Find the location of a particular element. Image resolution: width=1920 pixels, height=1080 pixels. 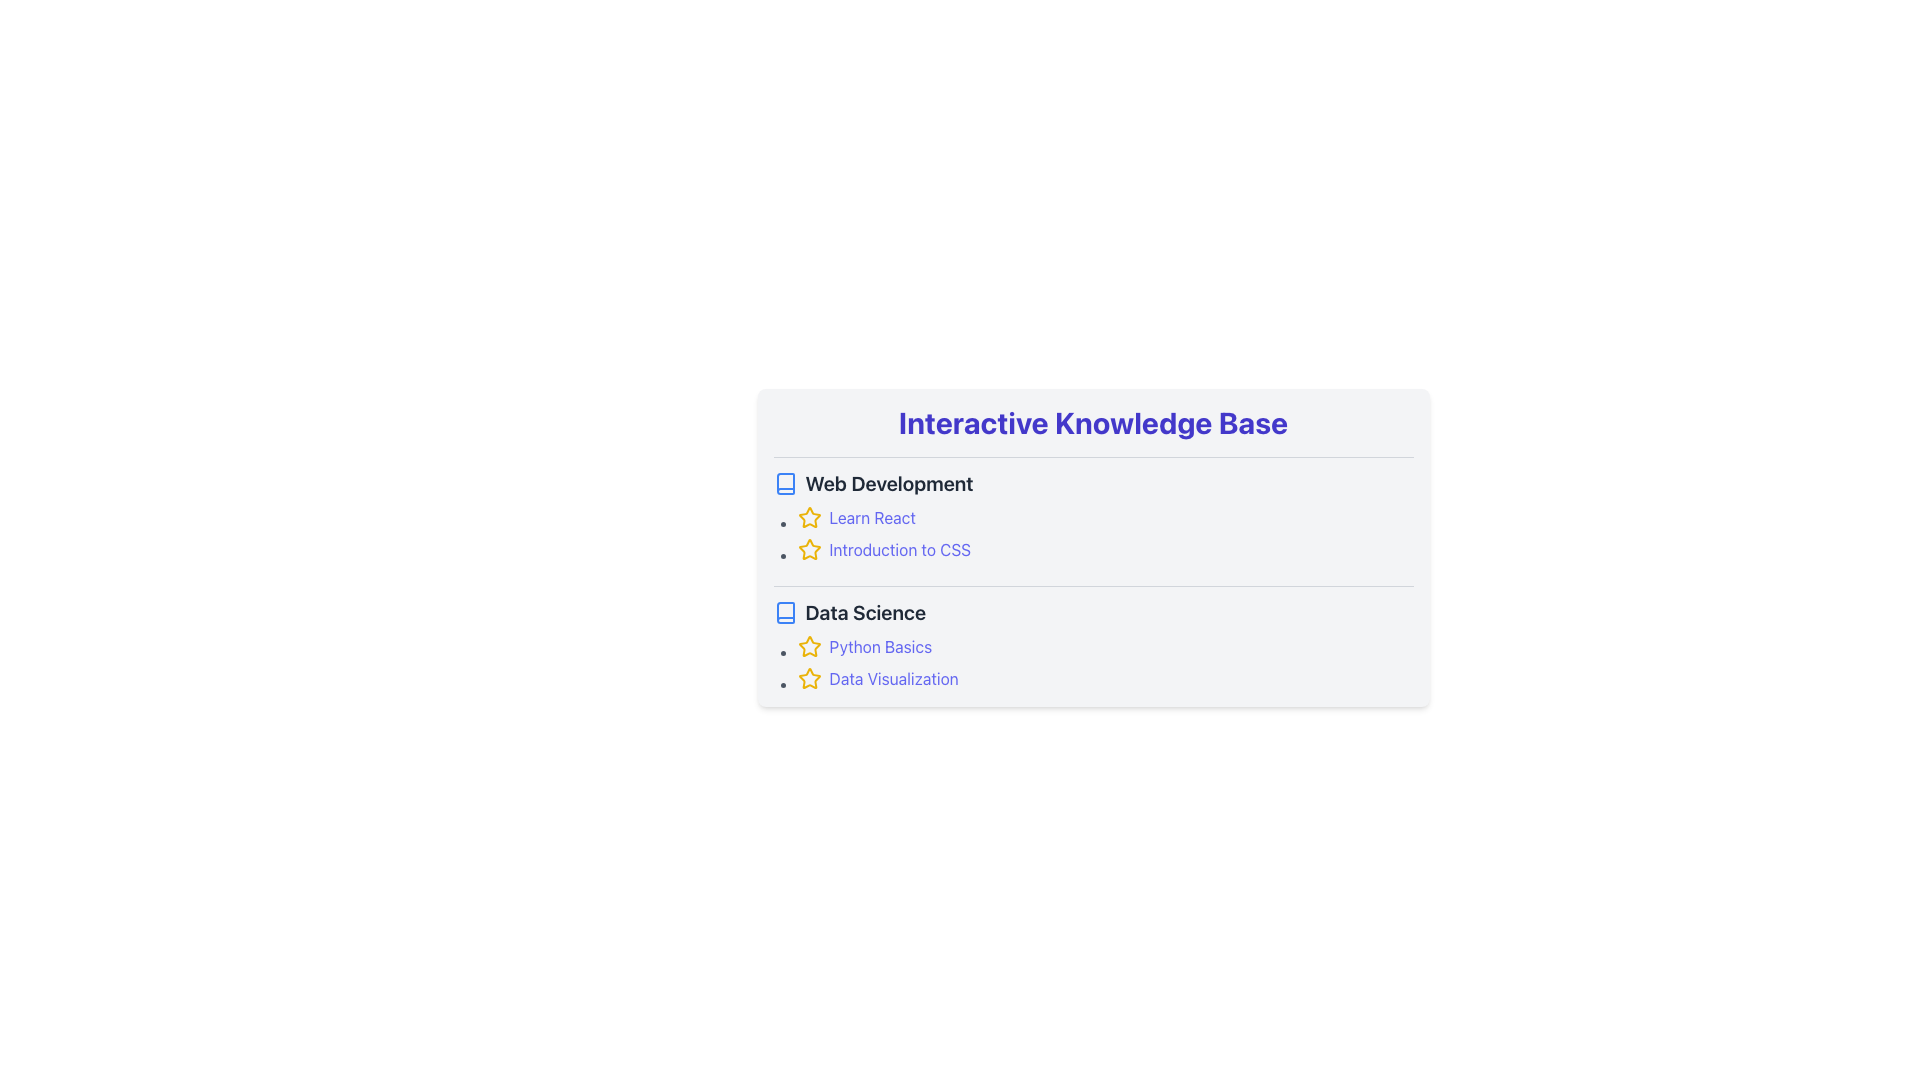

the small star-shaped yellow icon with a hollow interior, located to the left of the 'Learn React' text in the 'Web Development' section is located at coordinates (809, 516).